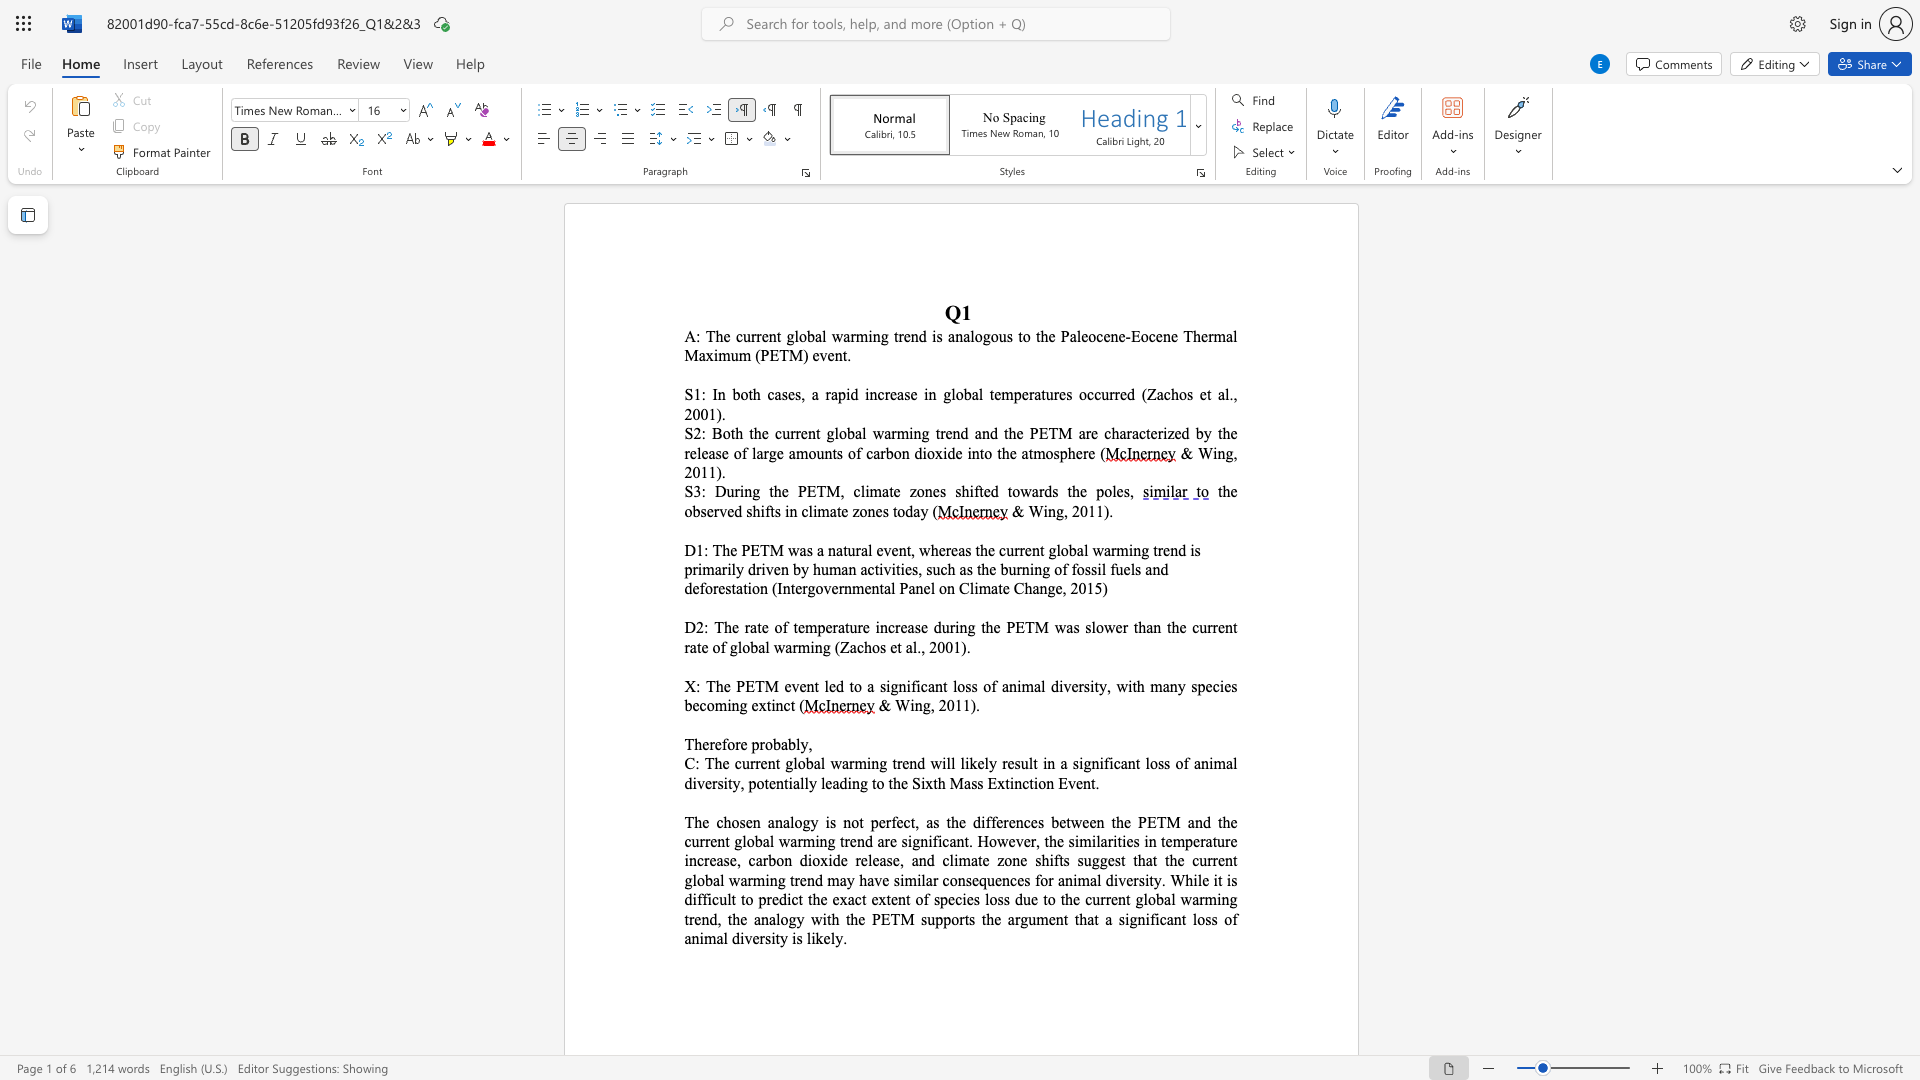 This screenshot has width=1920, height=1080. What do you see at coordinates (1014, 763) in the screenshot?
I see `the subset text "sult" within the text "likely result"` at bounding box center [1014, 763].